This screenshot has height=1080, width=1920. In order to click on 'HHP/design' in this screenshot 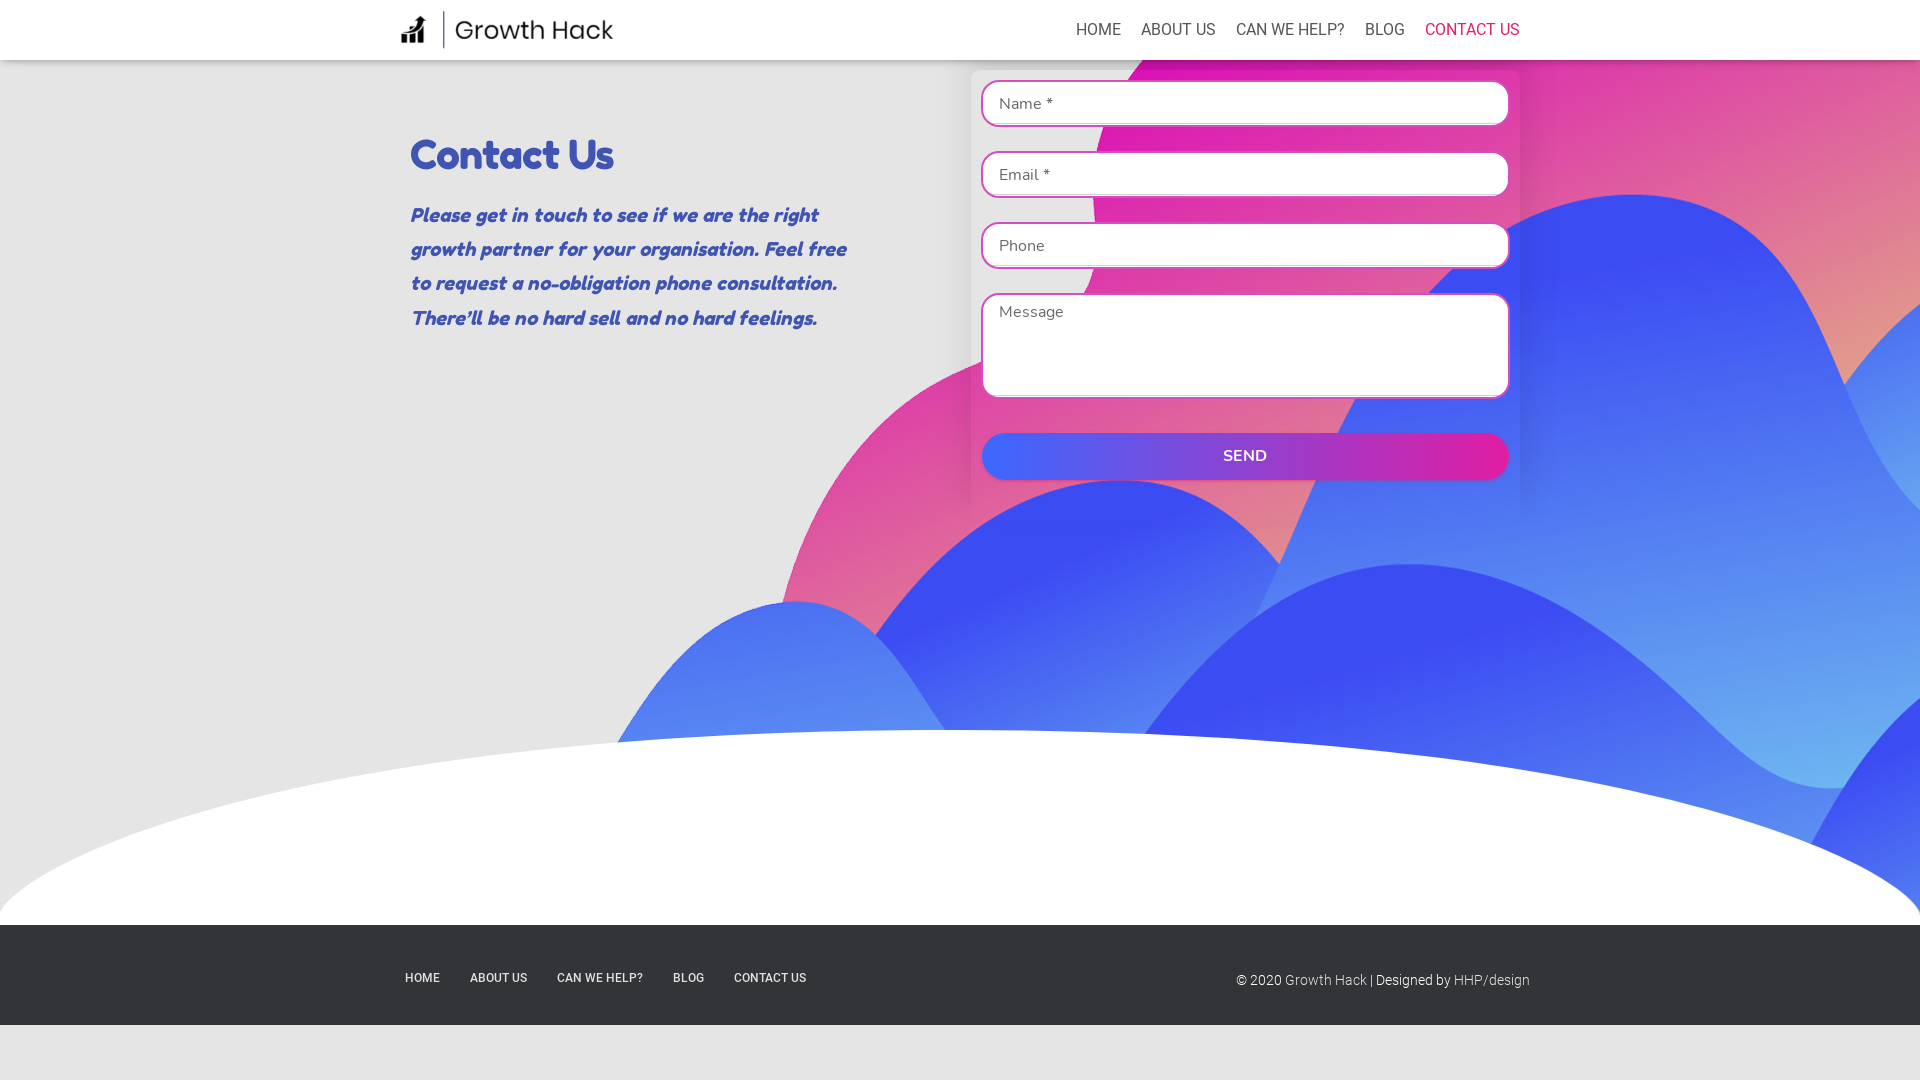, I will do `click(1492, 978)`.